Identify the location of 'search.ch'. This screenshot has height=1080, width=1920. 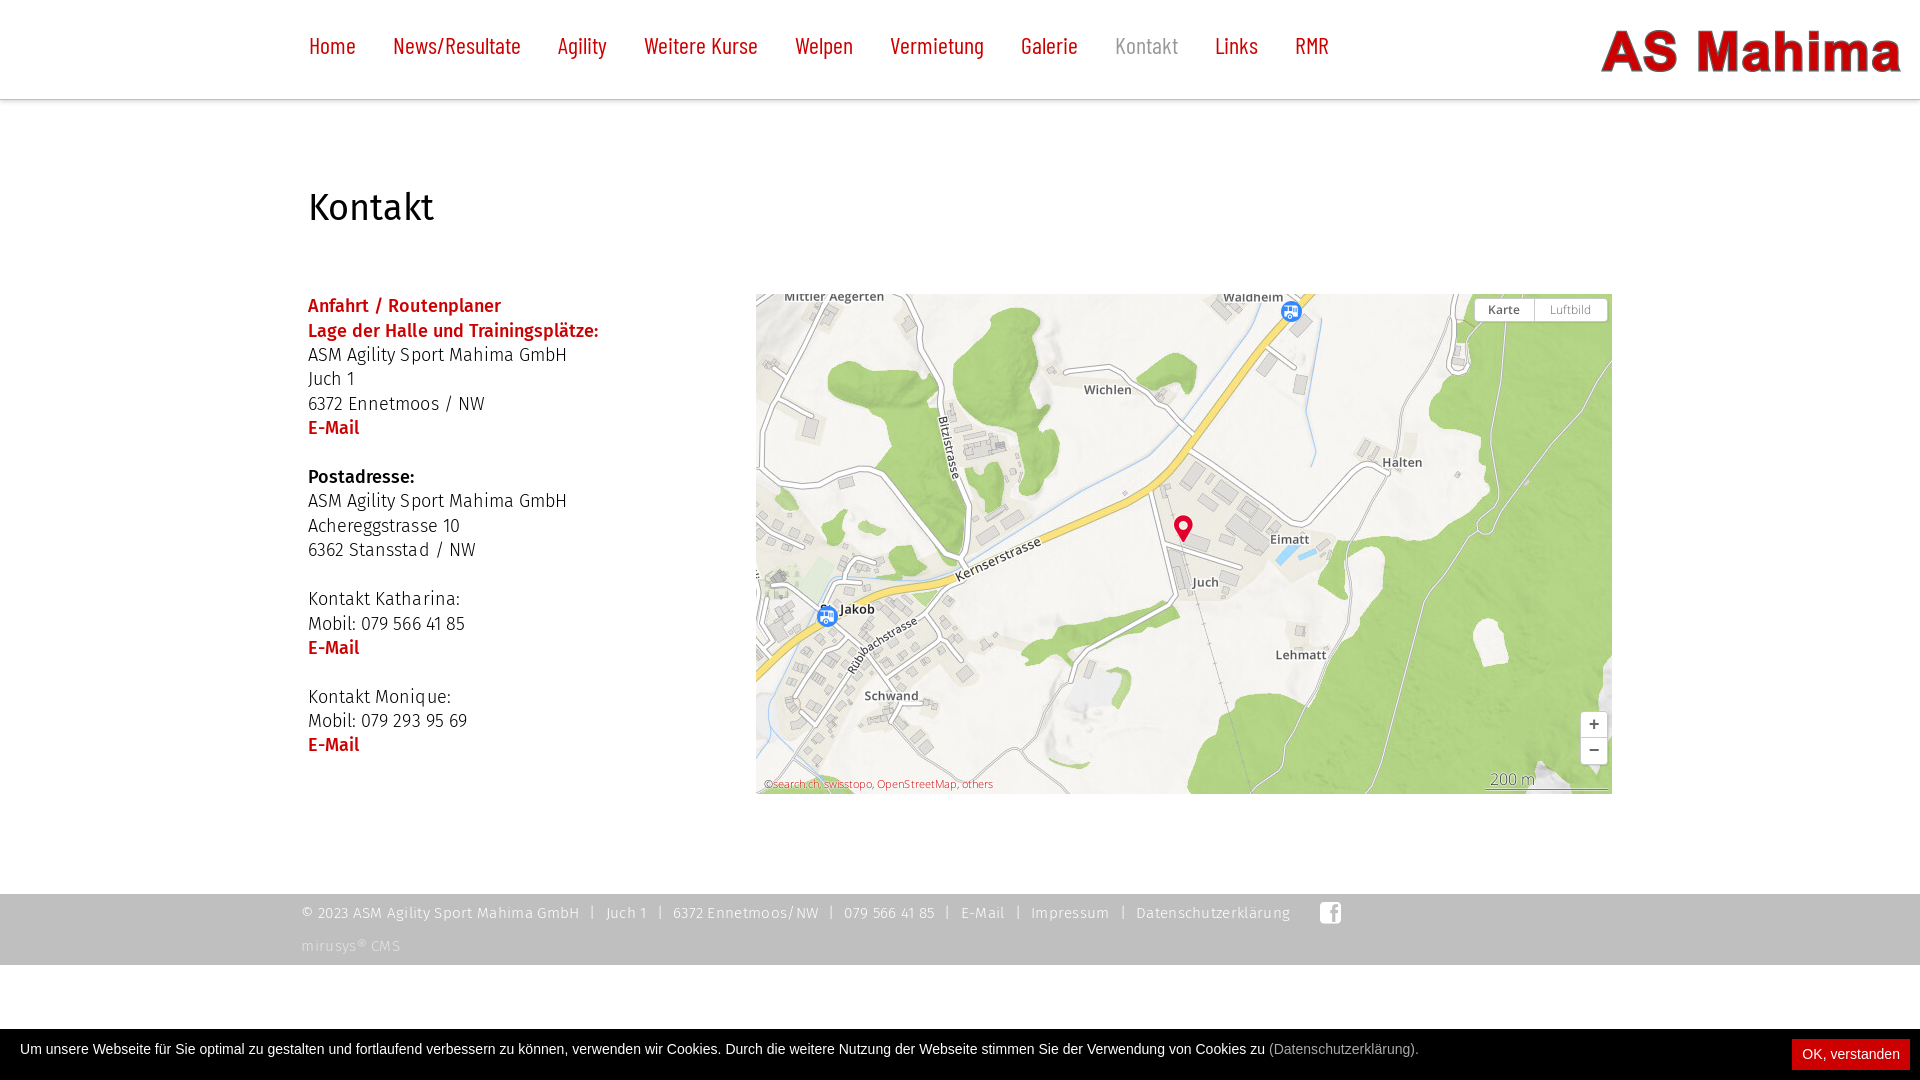
(771, 782).